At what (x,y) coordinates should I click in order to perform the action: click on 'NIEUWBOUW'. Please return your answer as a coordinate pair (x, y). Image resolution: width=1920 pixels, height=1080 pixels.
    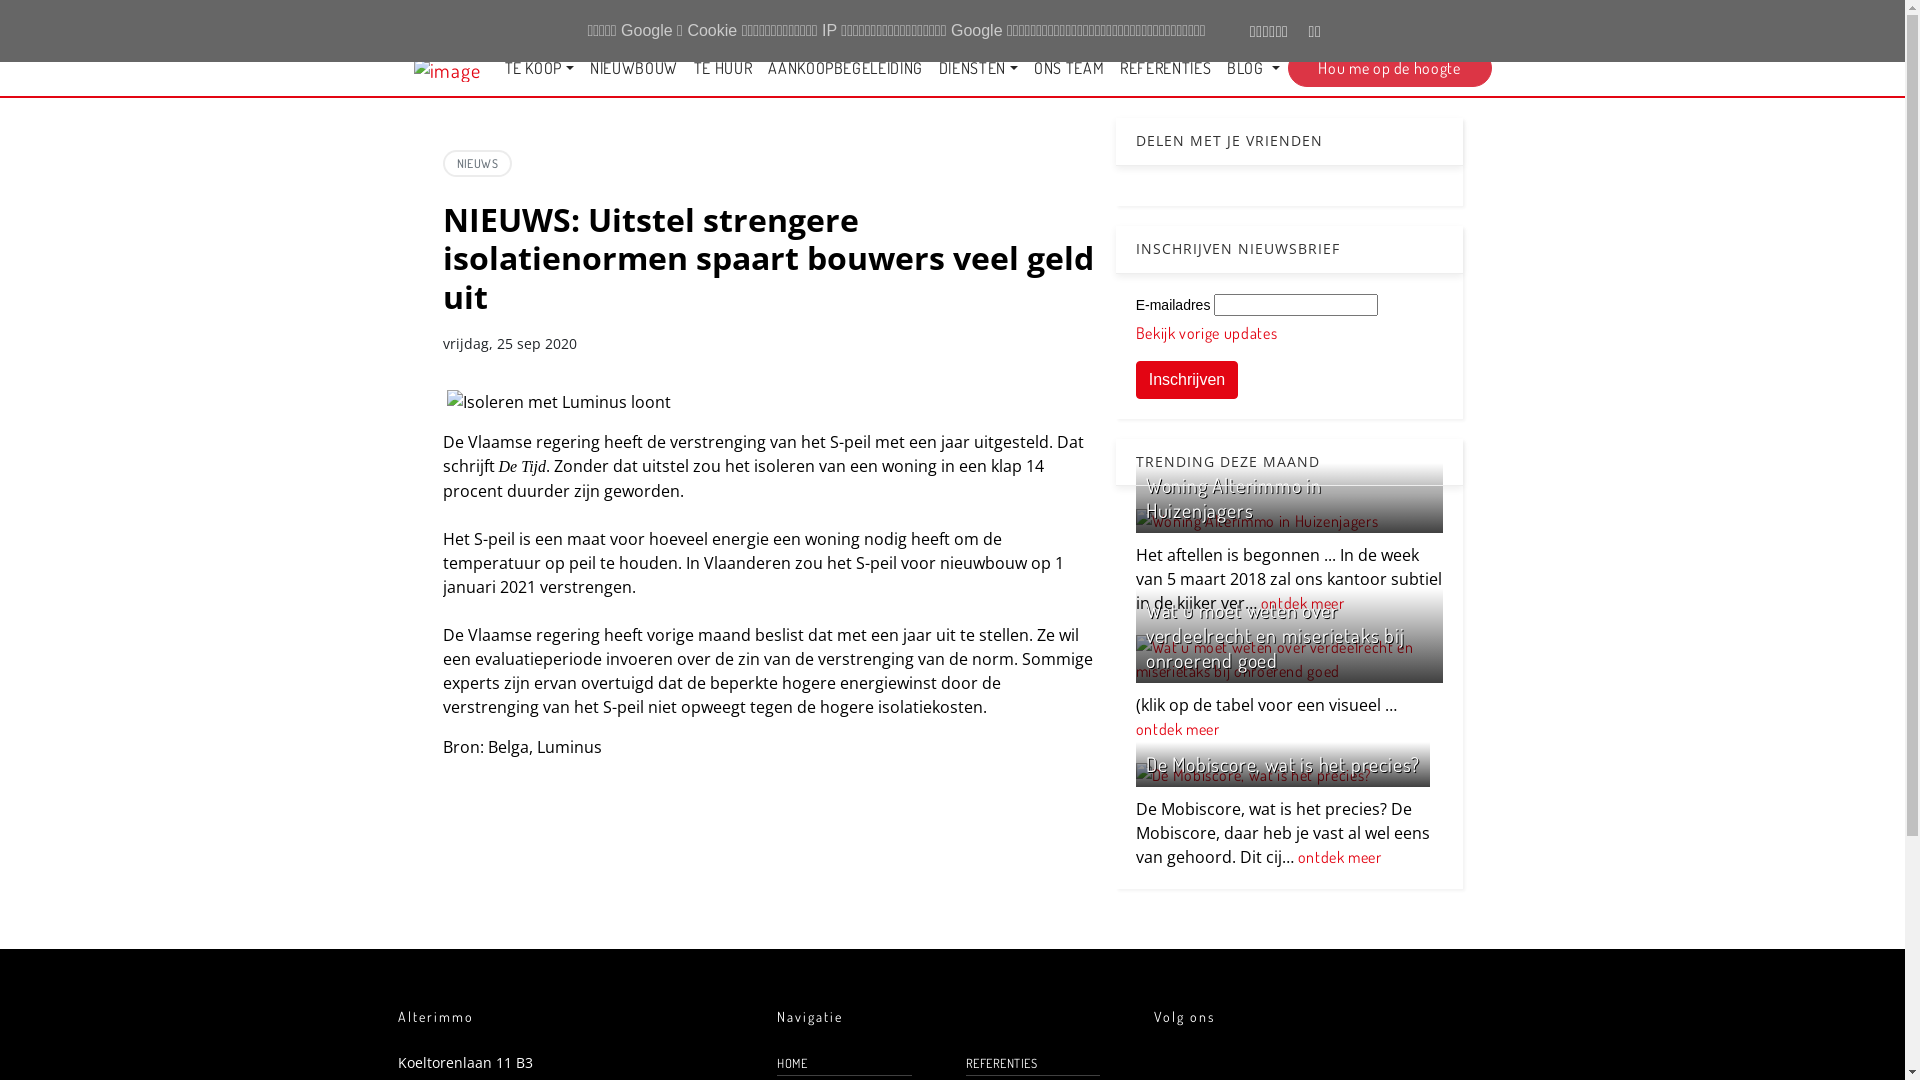
    Looking at the image, I should click on (632, 67).